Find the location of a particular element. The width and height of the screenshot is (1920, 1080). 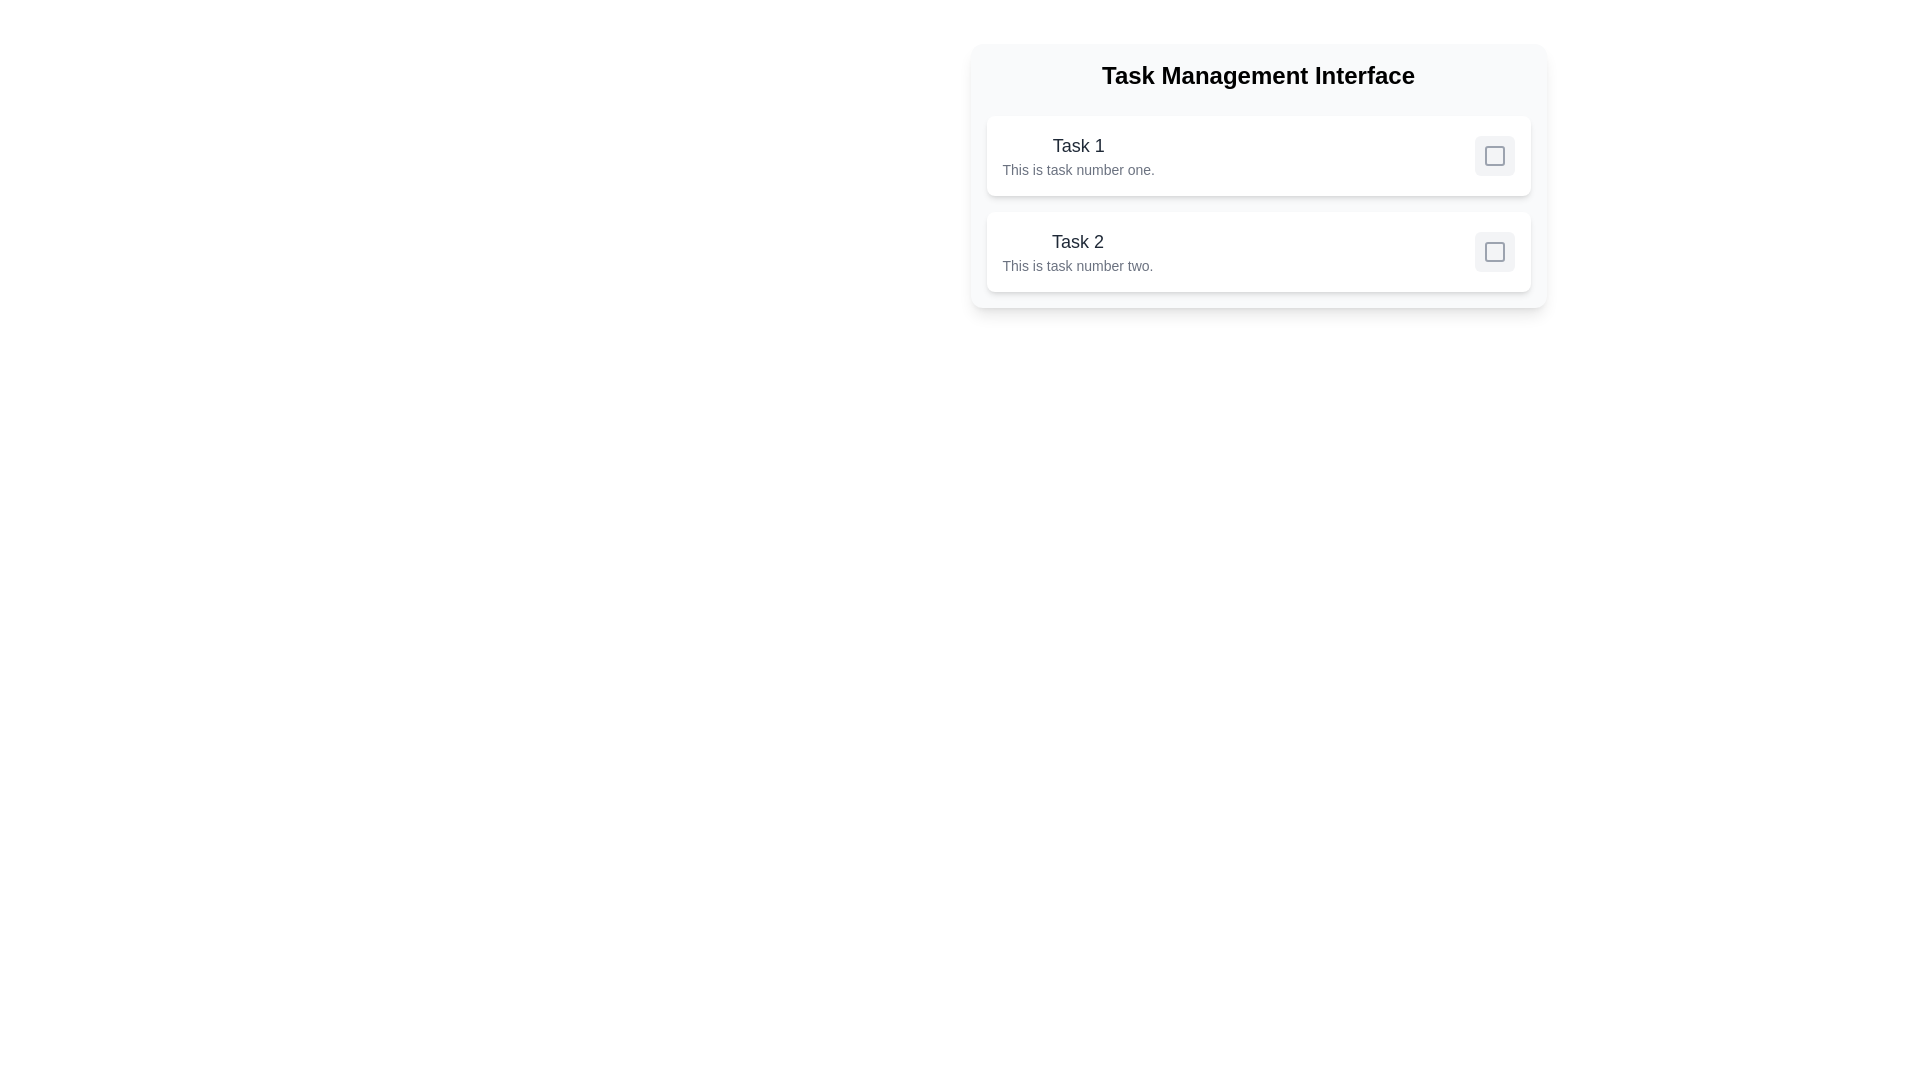

the Text Label that serves as a title or header for the interface, providing contextual information about the displayed content is located at coordinates (1257, 75).